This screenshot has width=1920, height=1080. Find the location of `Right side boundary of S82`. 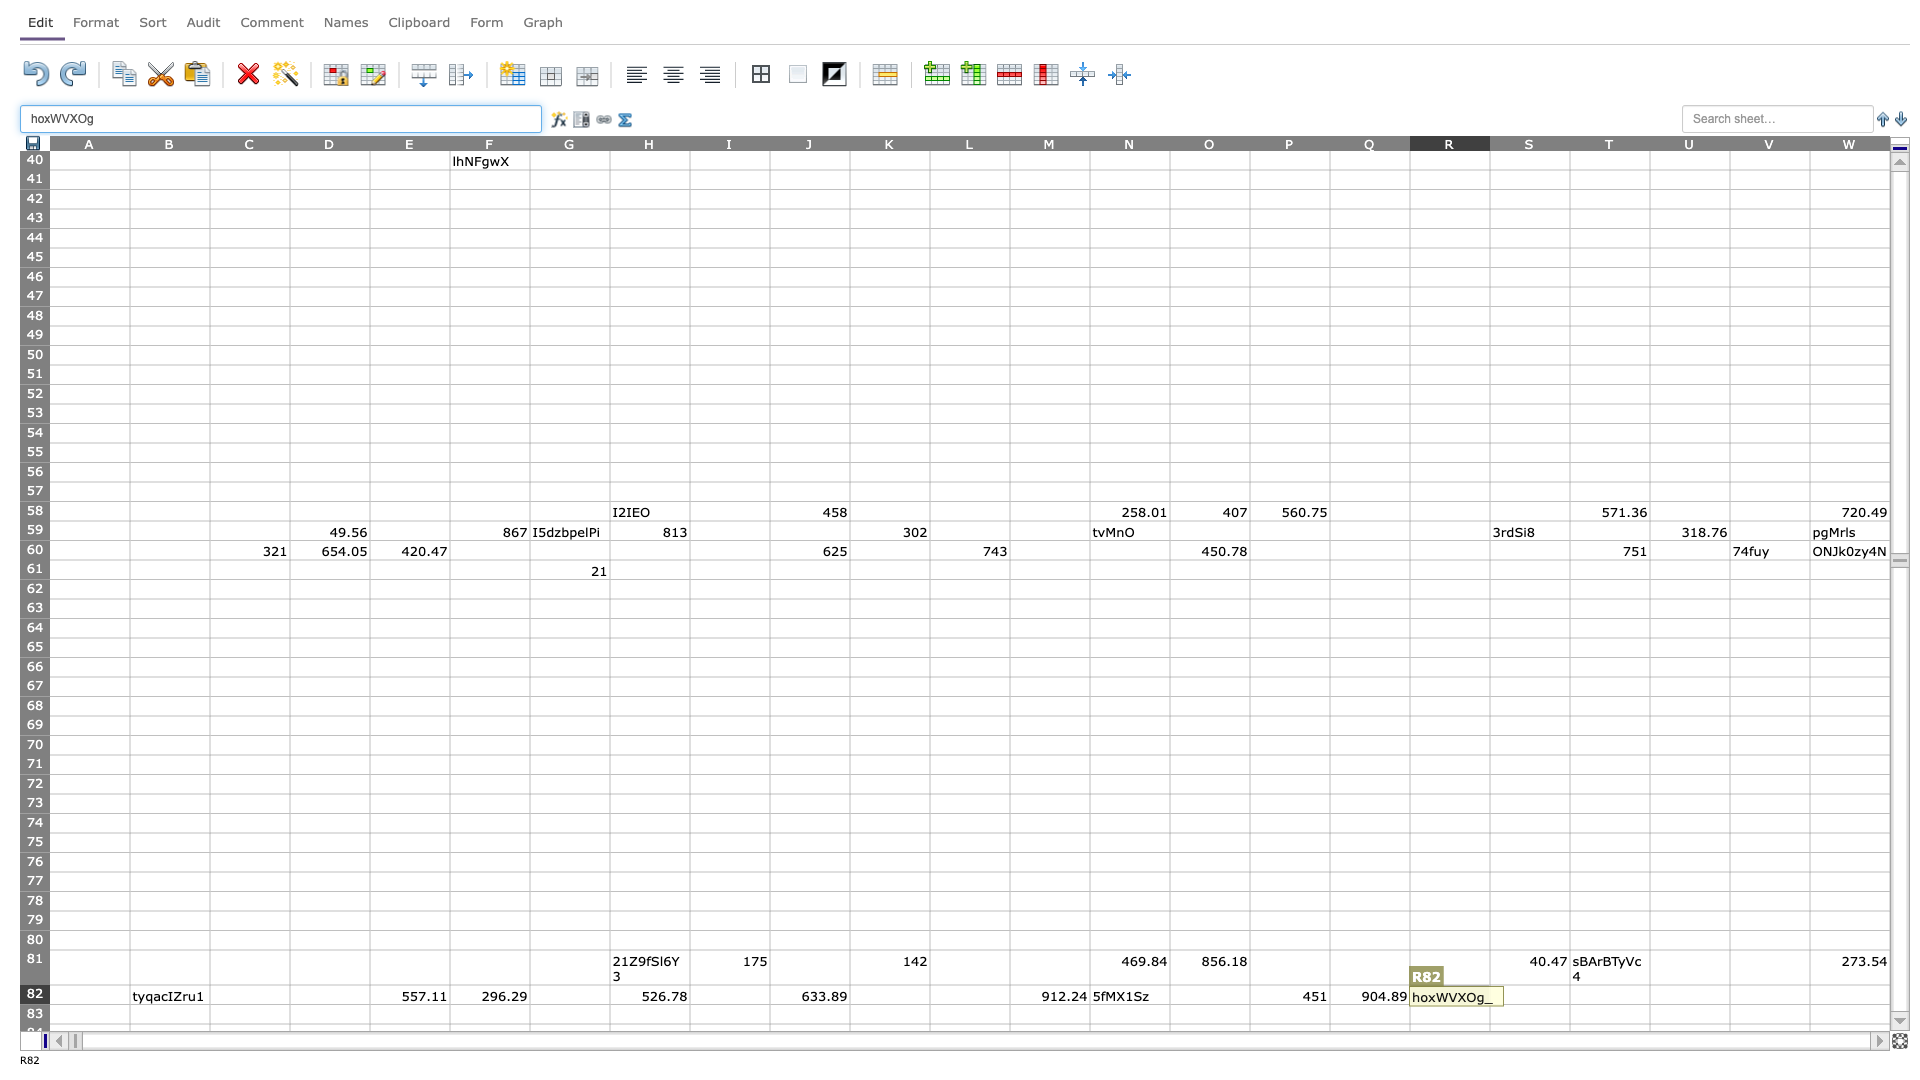

Right side boundary of S82 is located at coordinates (1568, 994).